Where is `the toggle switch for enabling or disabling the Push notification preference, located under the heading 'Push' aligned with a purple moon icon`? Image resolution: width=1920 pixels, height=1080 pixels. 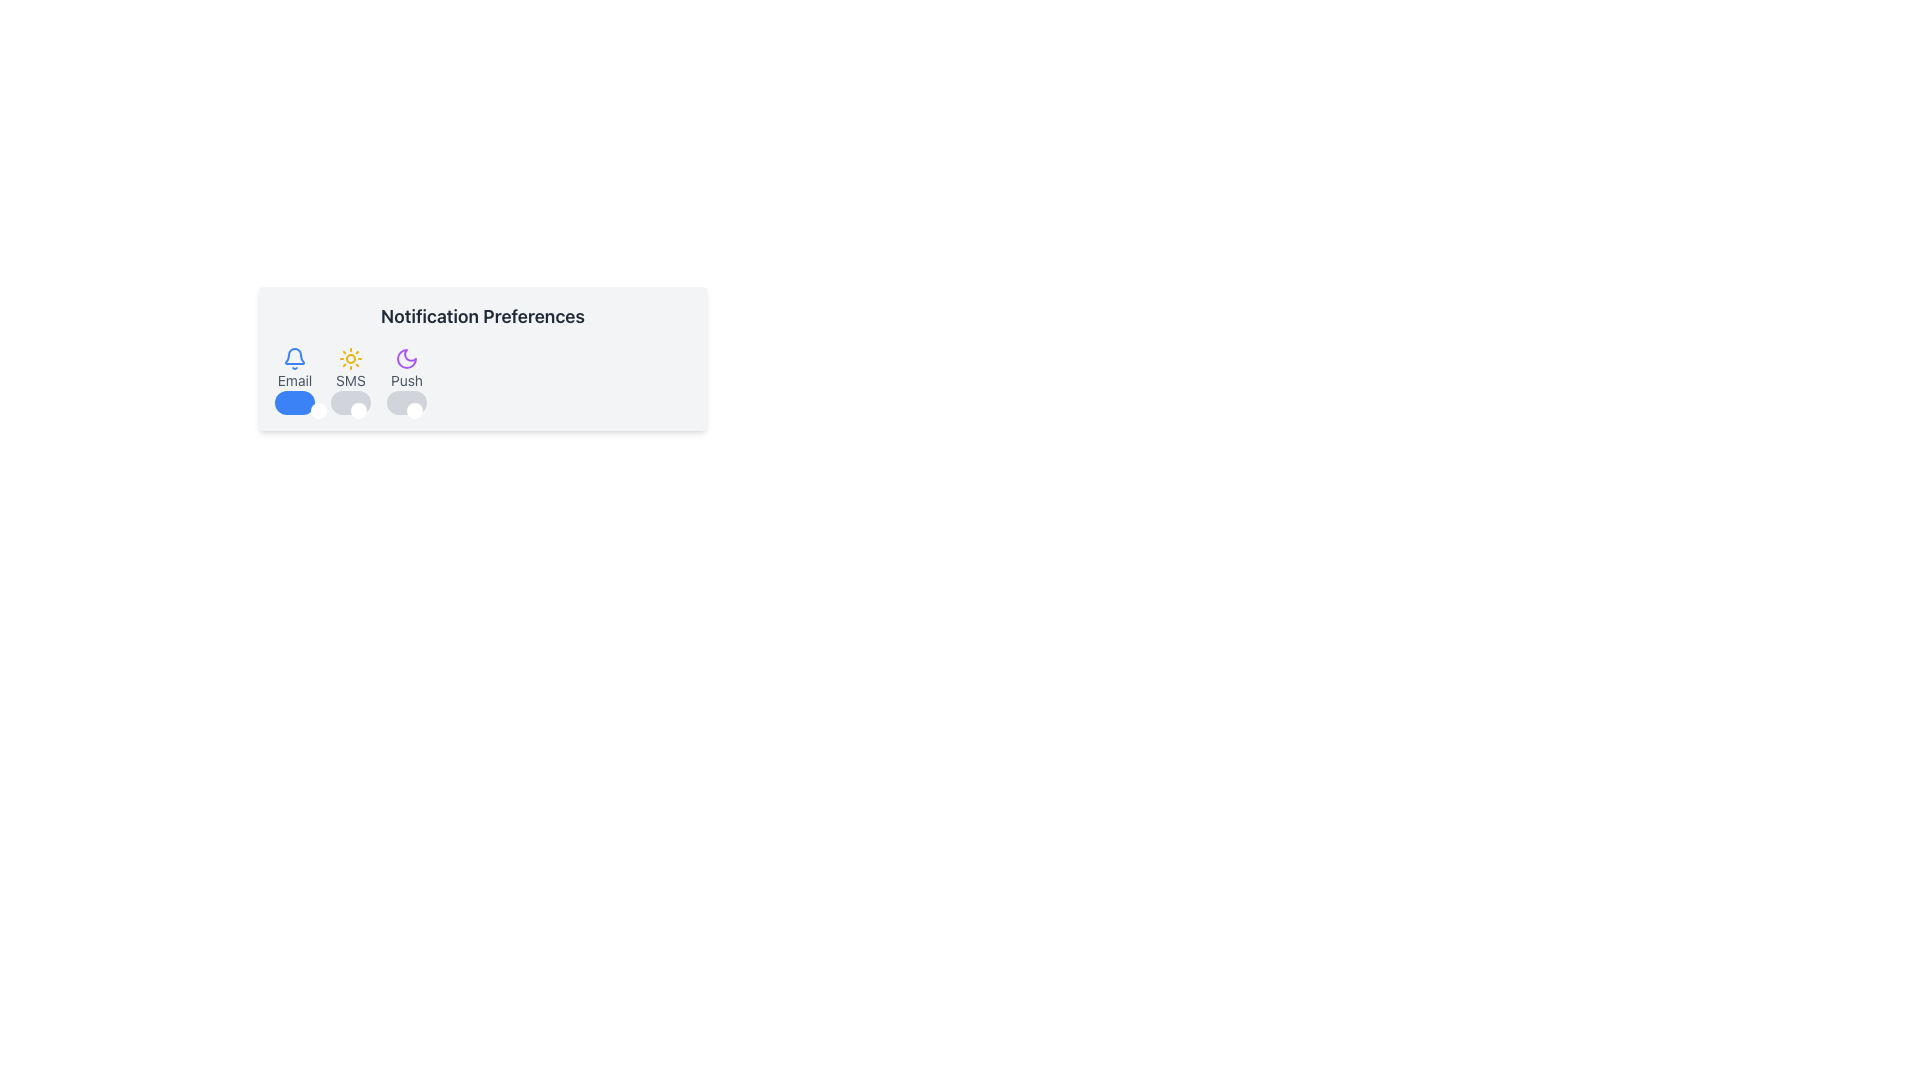 the toggle switch for enabling or disabling the Push notification preference, located under the heading 'Push' aligned with a purple moon icon is located at coordinates (406, 402).